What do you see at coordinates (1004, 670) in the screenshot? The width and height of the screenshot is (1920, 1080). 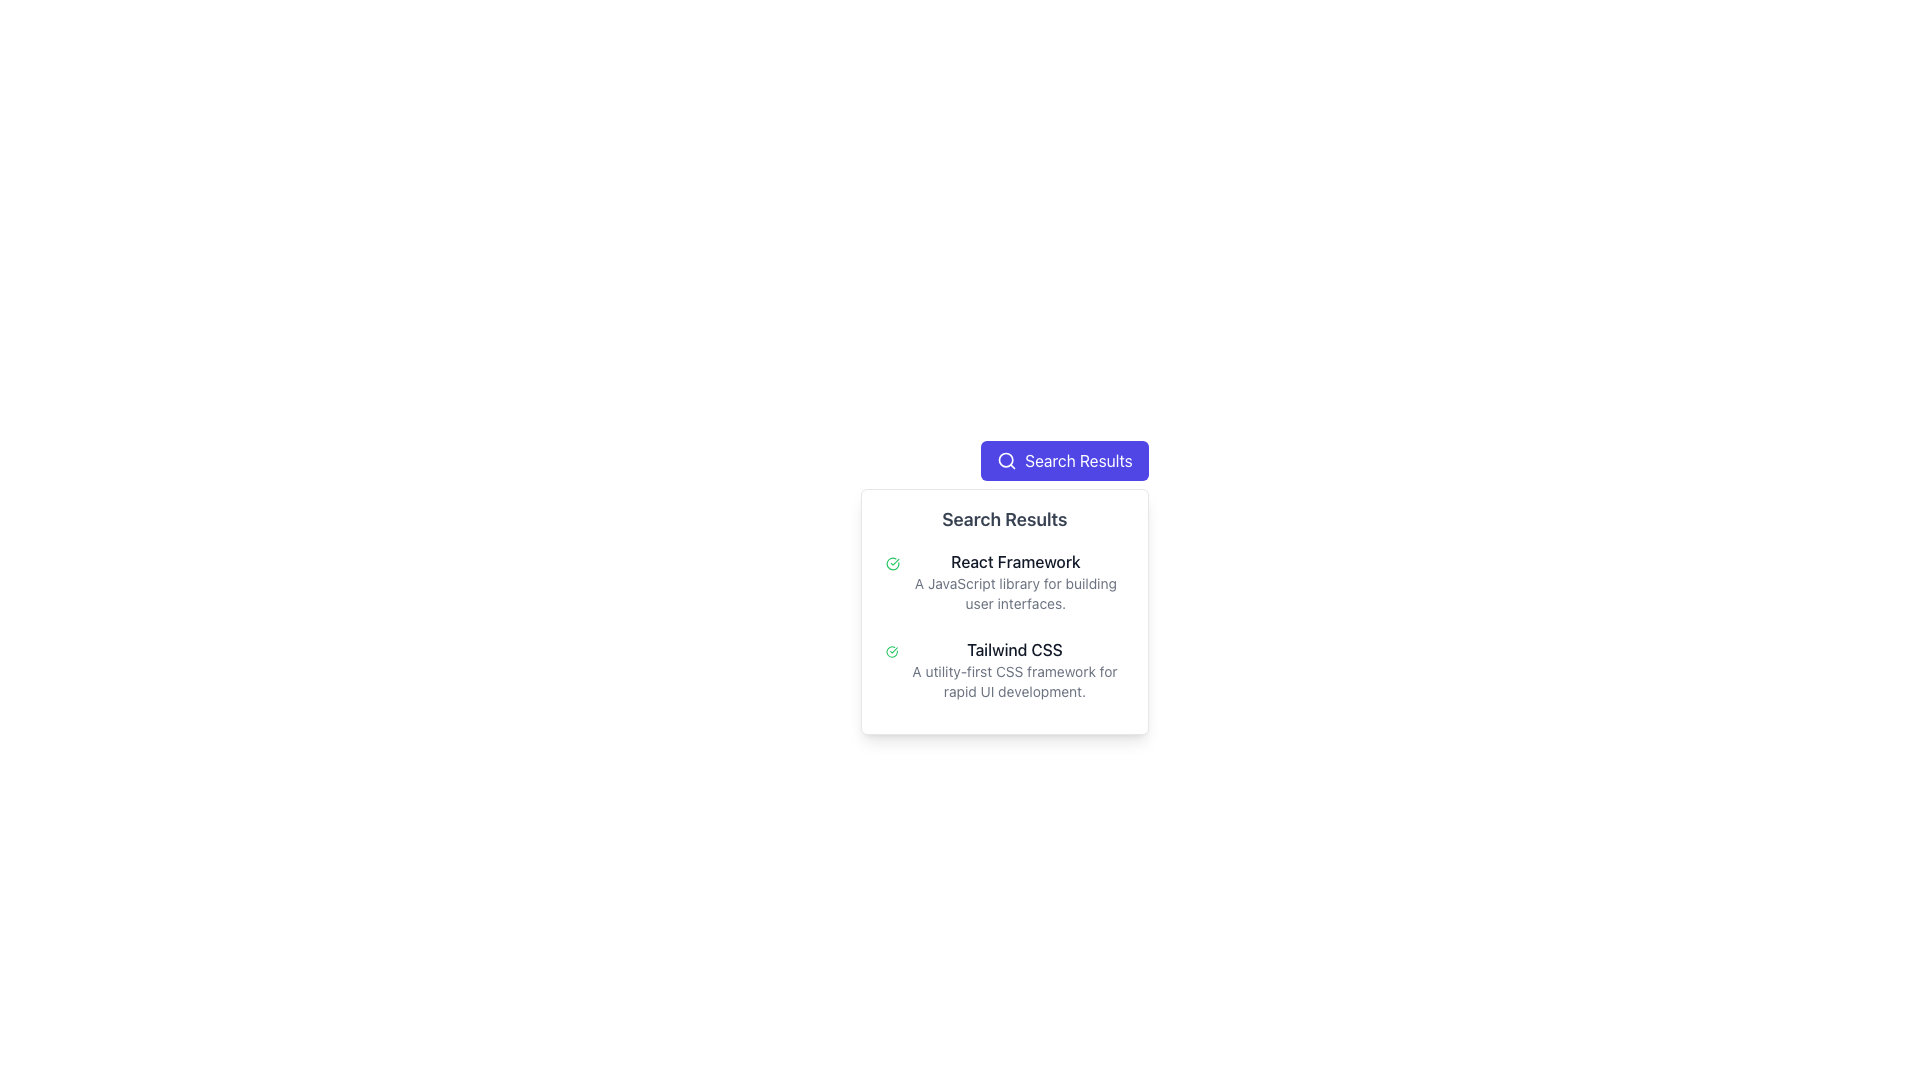 I see `the second Info card in the 'Search Results' section, which contains the title 'Tailwind CSS' and a green checkmark icon` at bounding box center [1004, 670].